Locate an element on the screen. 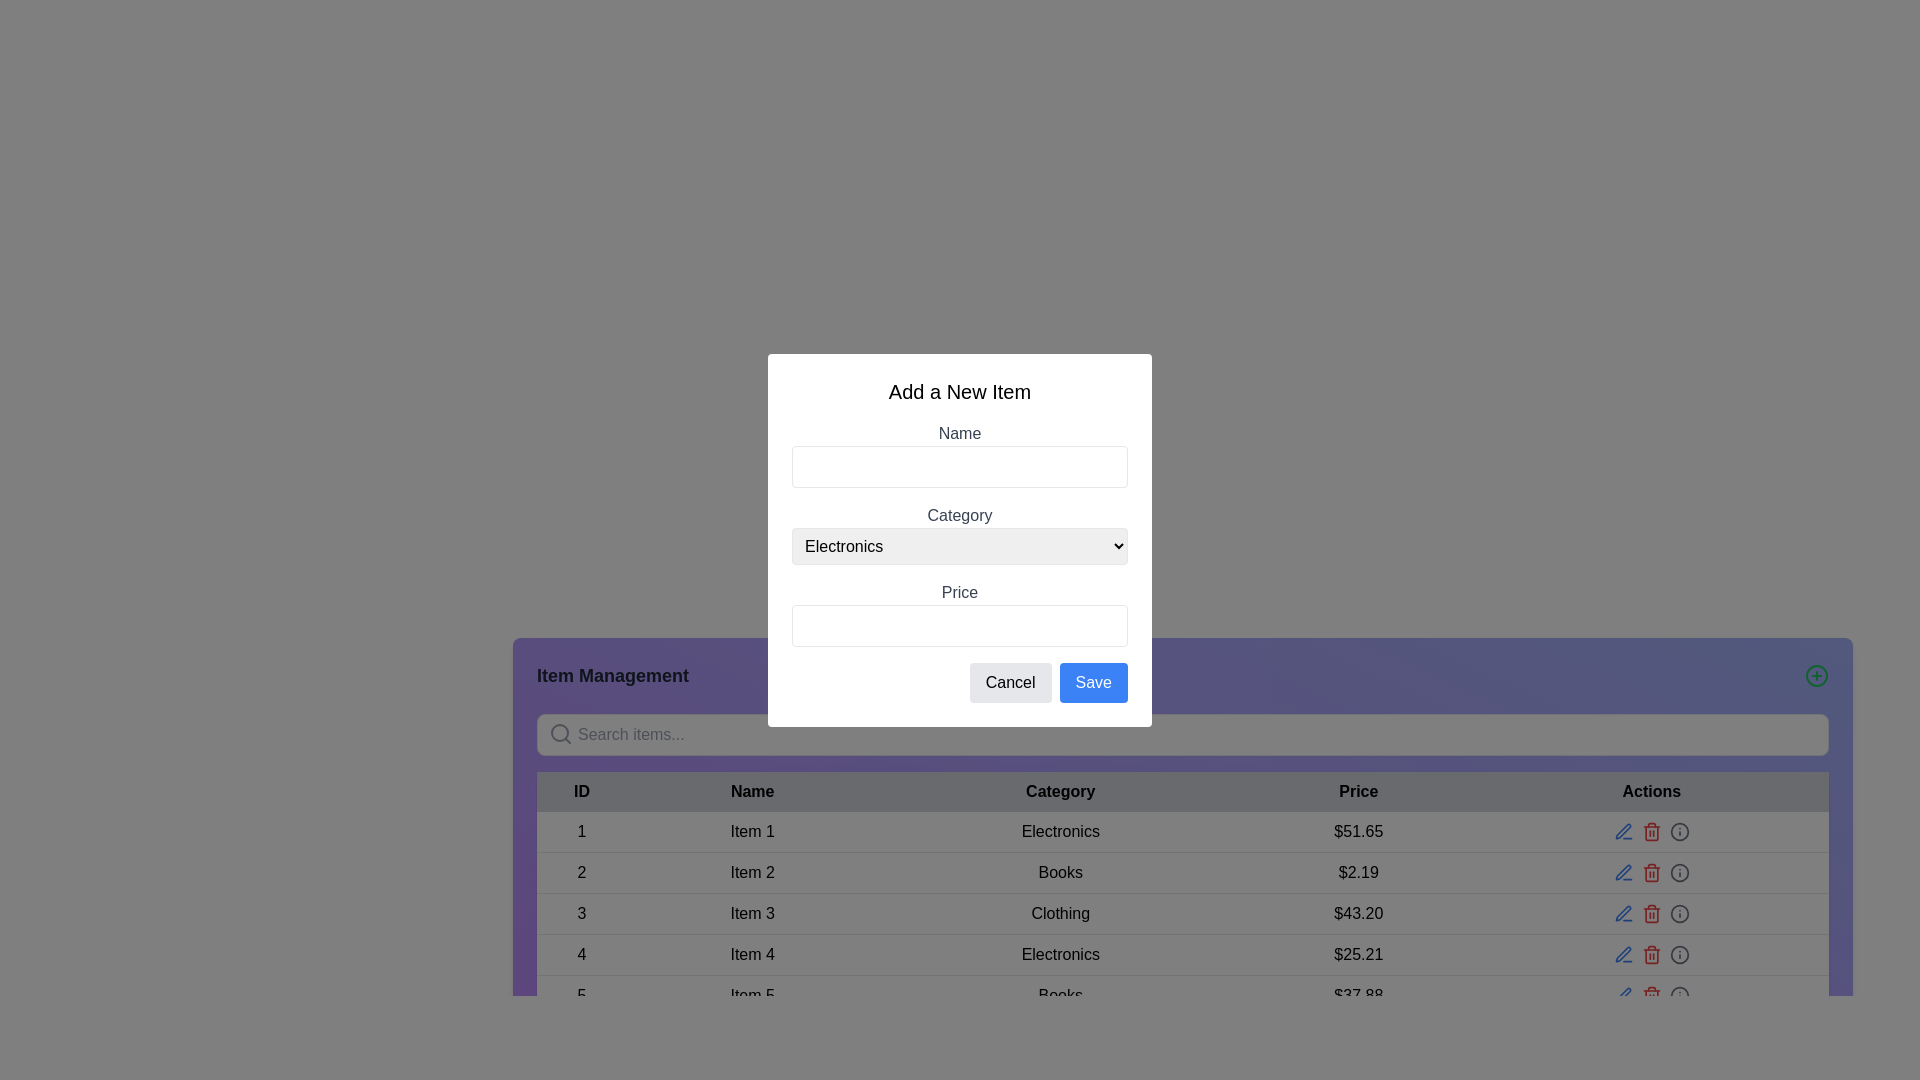 The image size is (1920, 1080). the fifth column header in the table, which indicates actions related to the table entries is located at coordinates (1651, 790).